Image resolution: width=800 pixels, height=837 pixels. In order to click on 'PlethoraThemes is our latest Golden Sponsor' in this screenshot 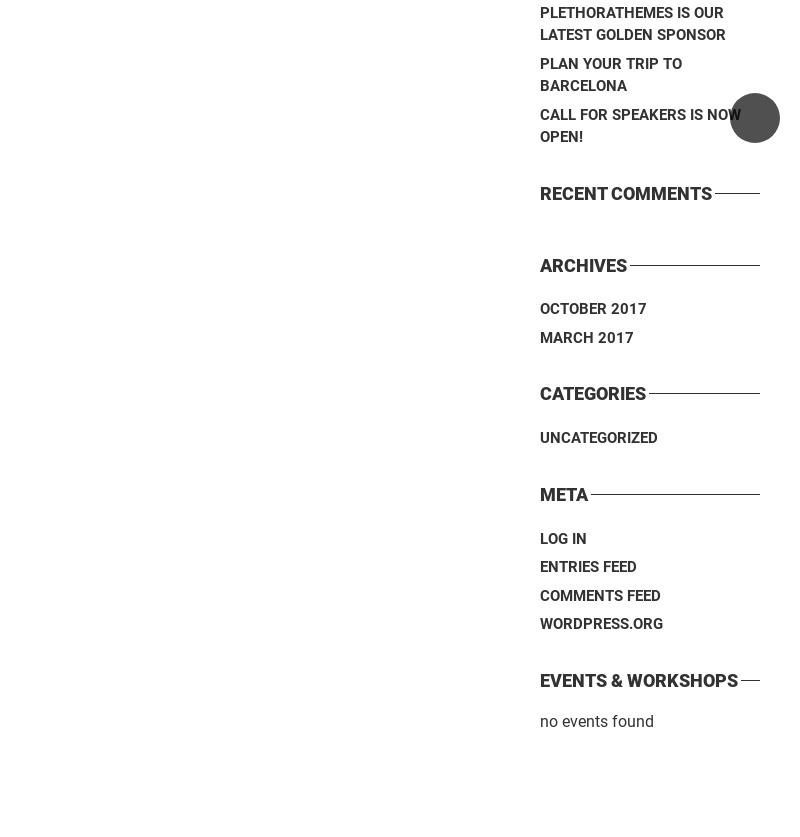, I will do `click(540, 23)`.